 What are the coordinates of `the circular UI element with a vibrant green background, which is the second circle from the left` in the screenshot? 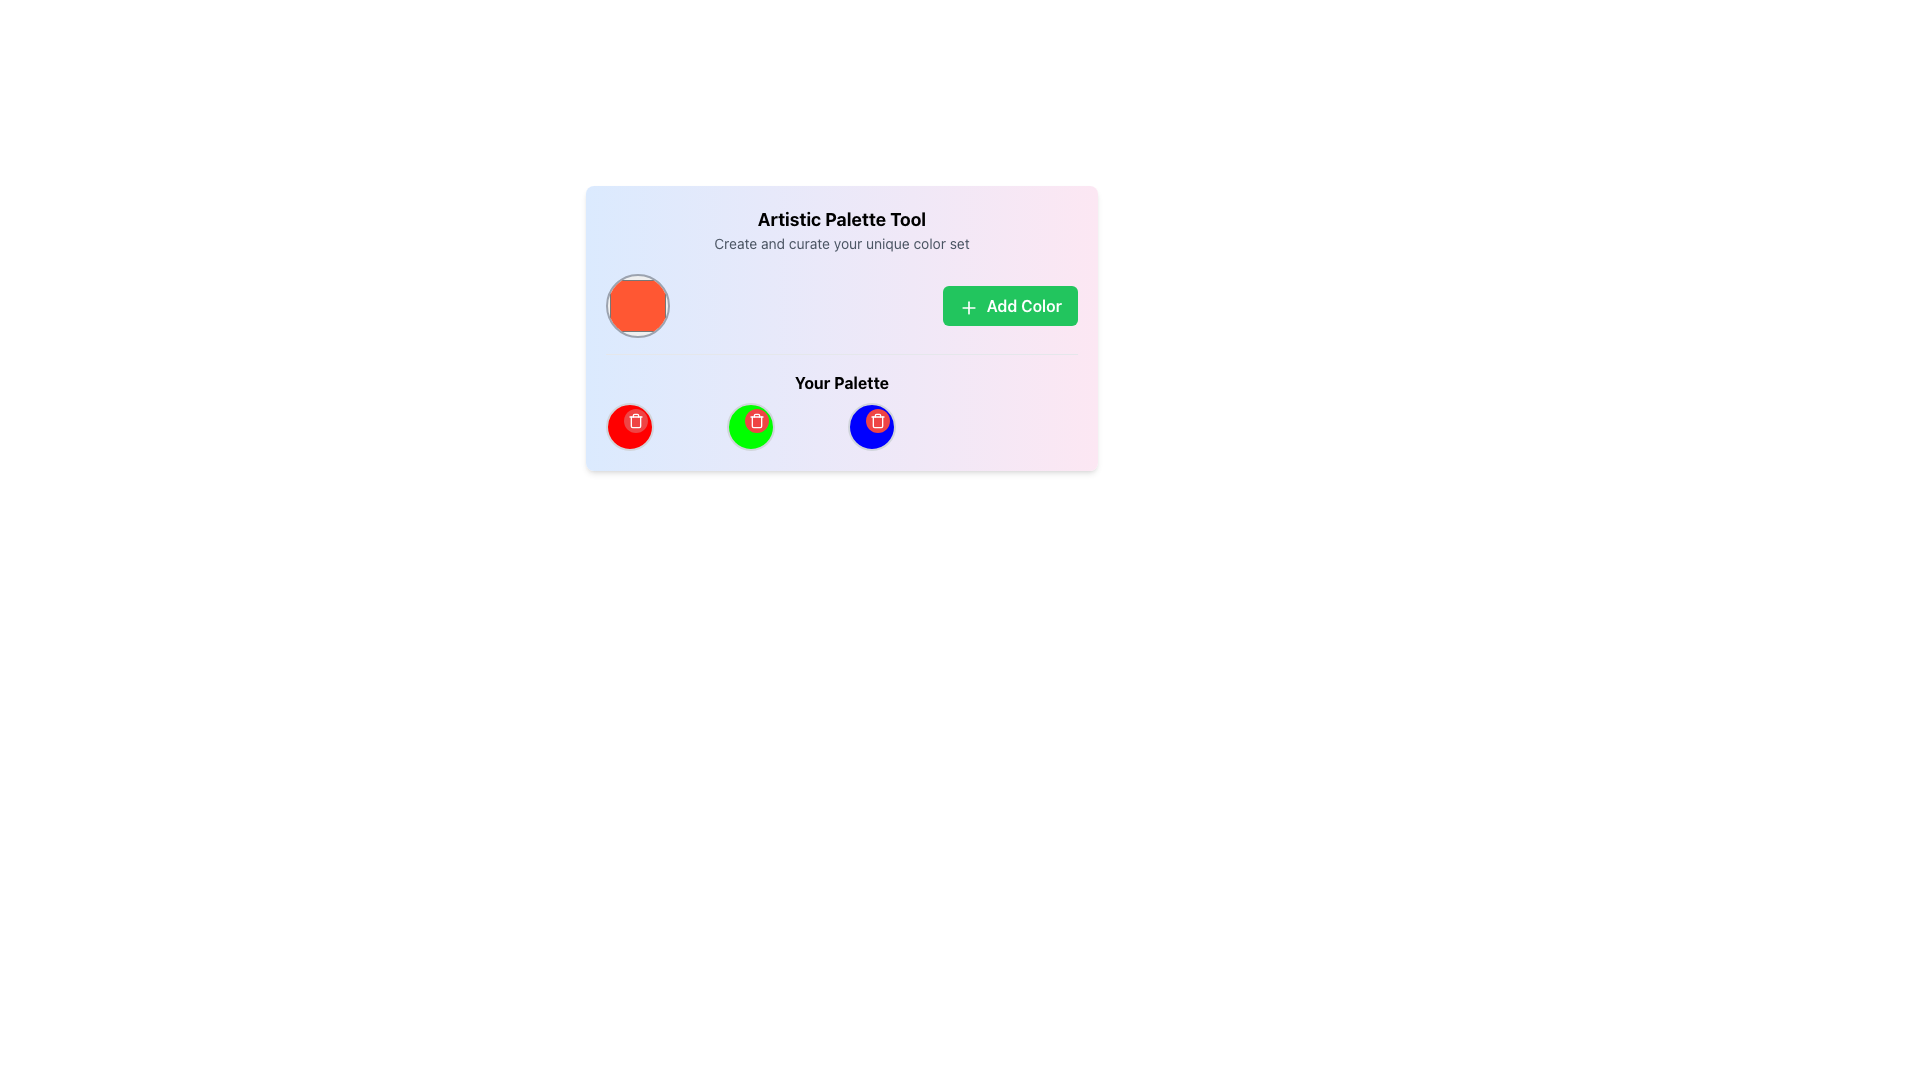 It's located at (749, 426).